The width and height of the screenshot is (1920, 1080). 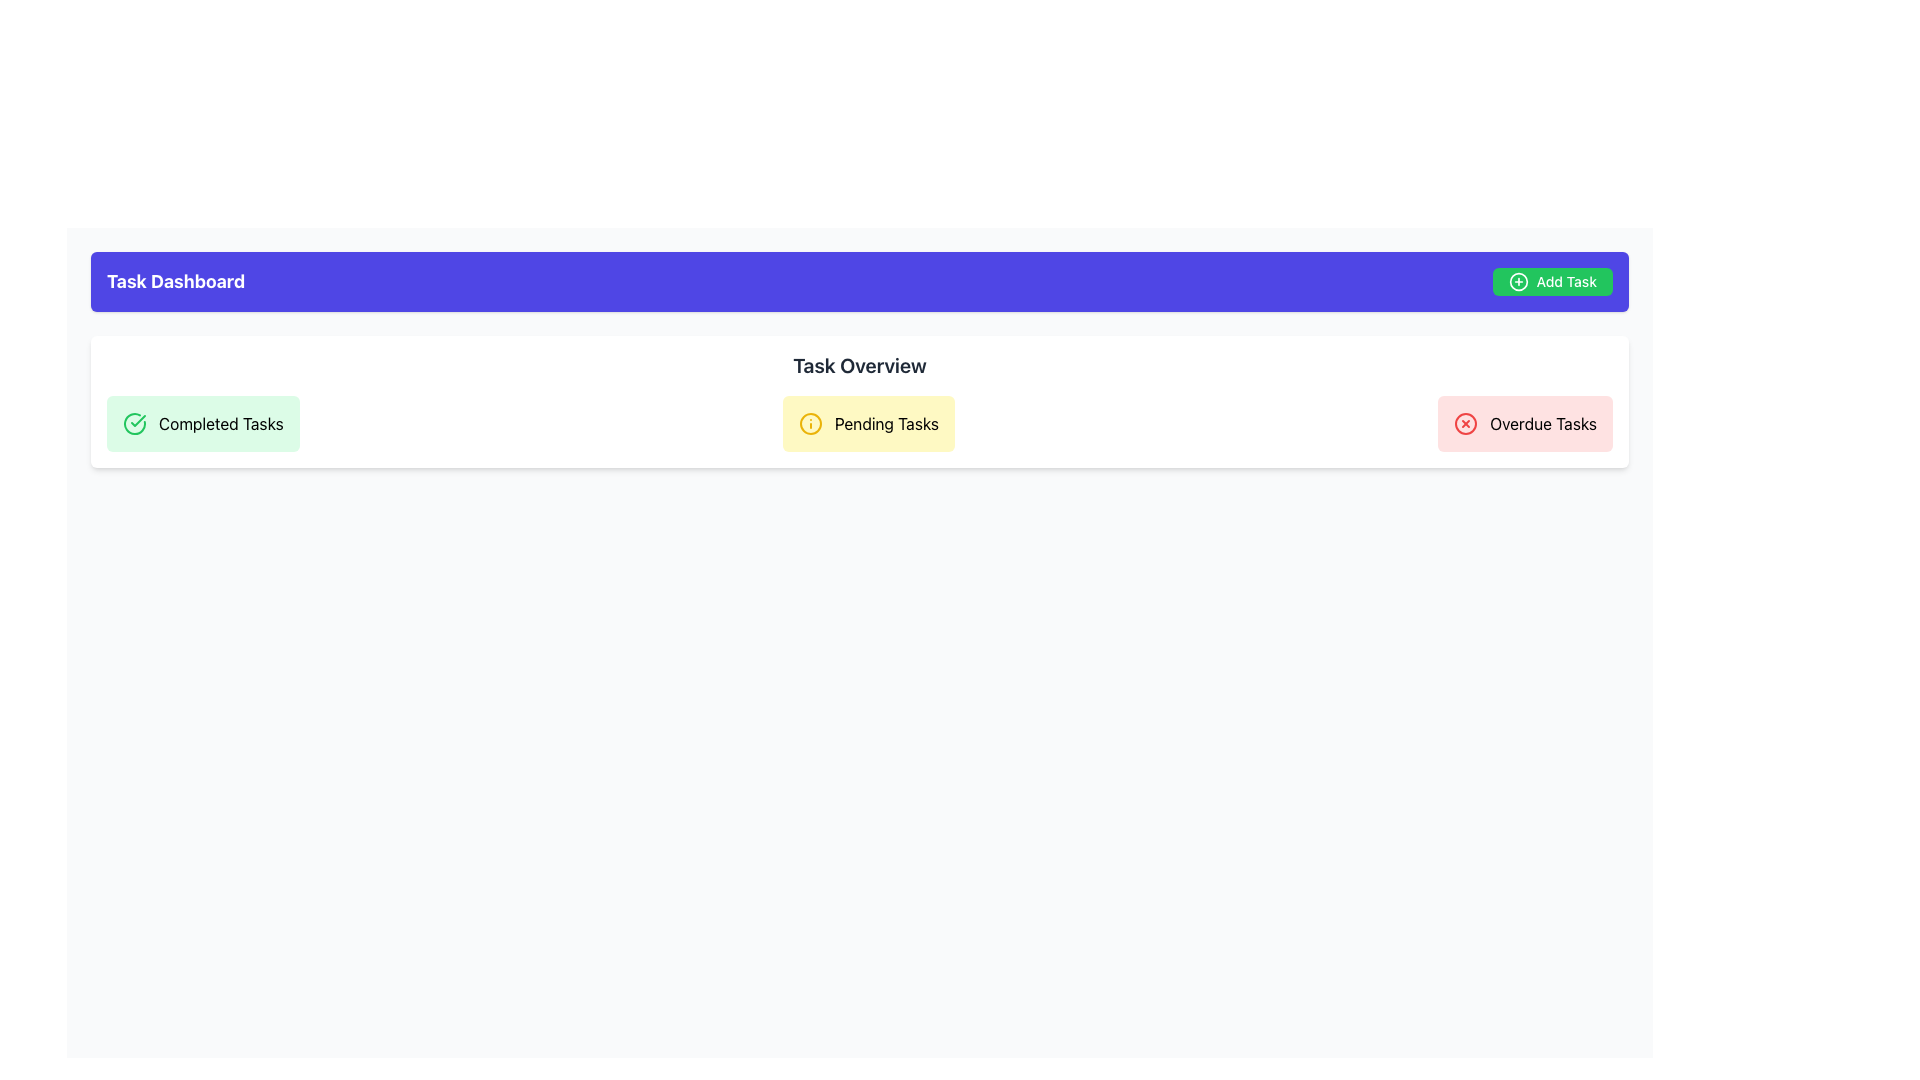 I want to click on the 'Overdue Tasks' text label, which is styled with a bold font against a light red background, so click(x=1542, y=423).